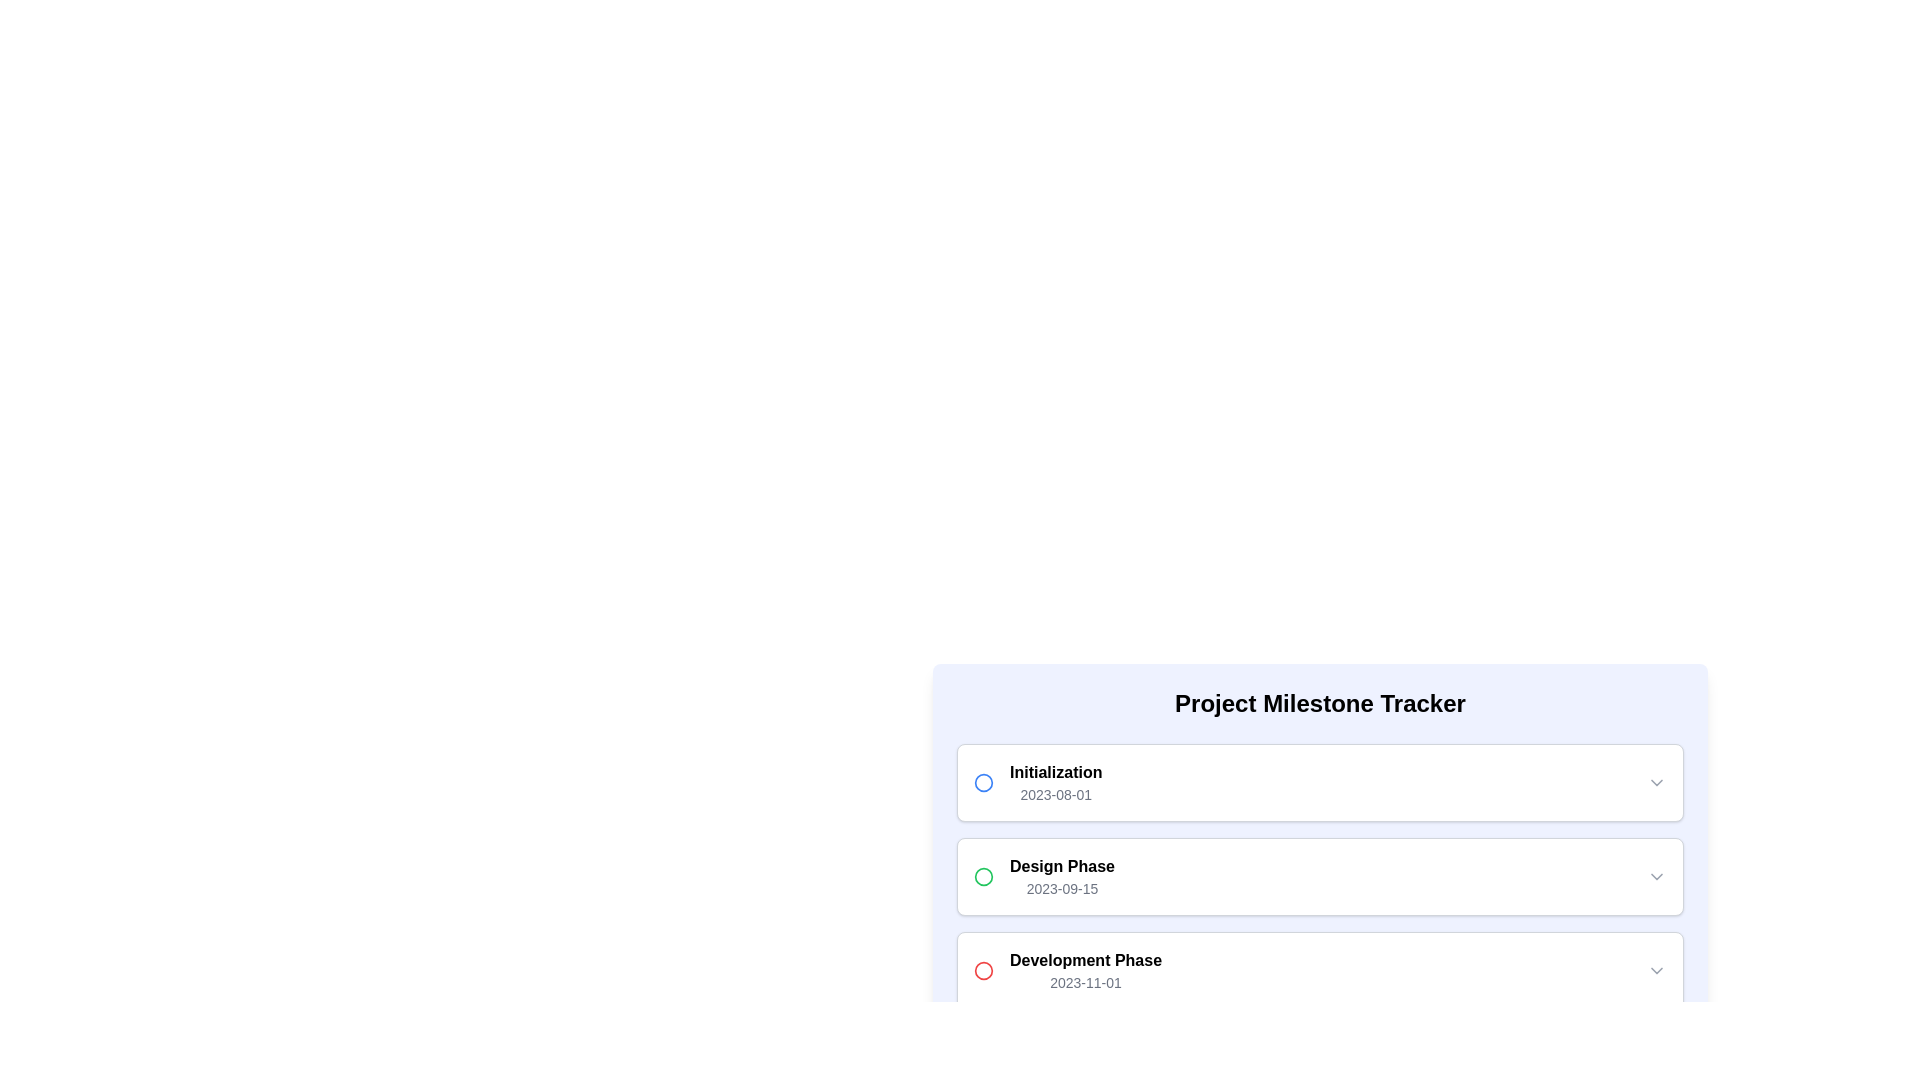 The width and height of the screenshot is (1920, 1080). I want to click on the dropdown arrow in the 'Design Phase' collapsible section of the 'Project Milestone Tracker', so click(1320, 875).